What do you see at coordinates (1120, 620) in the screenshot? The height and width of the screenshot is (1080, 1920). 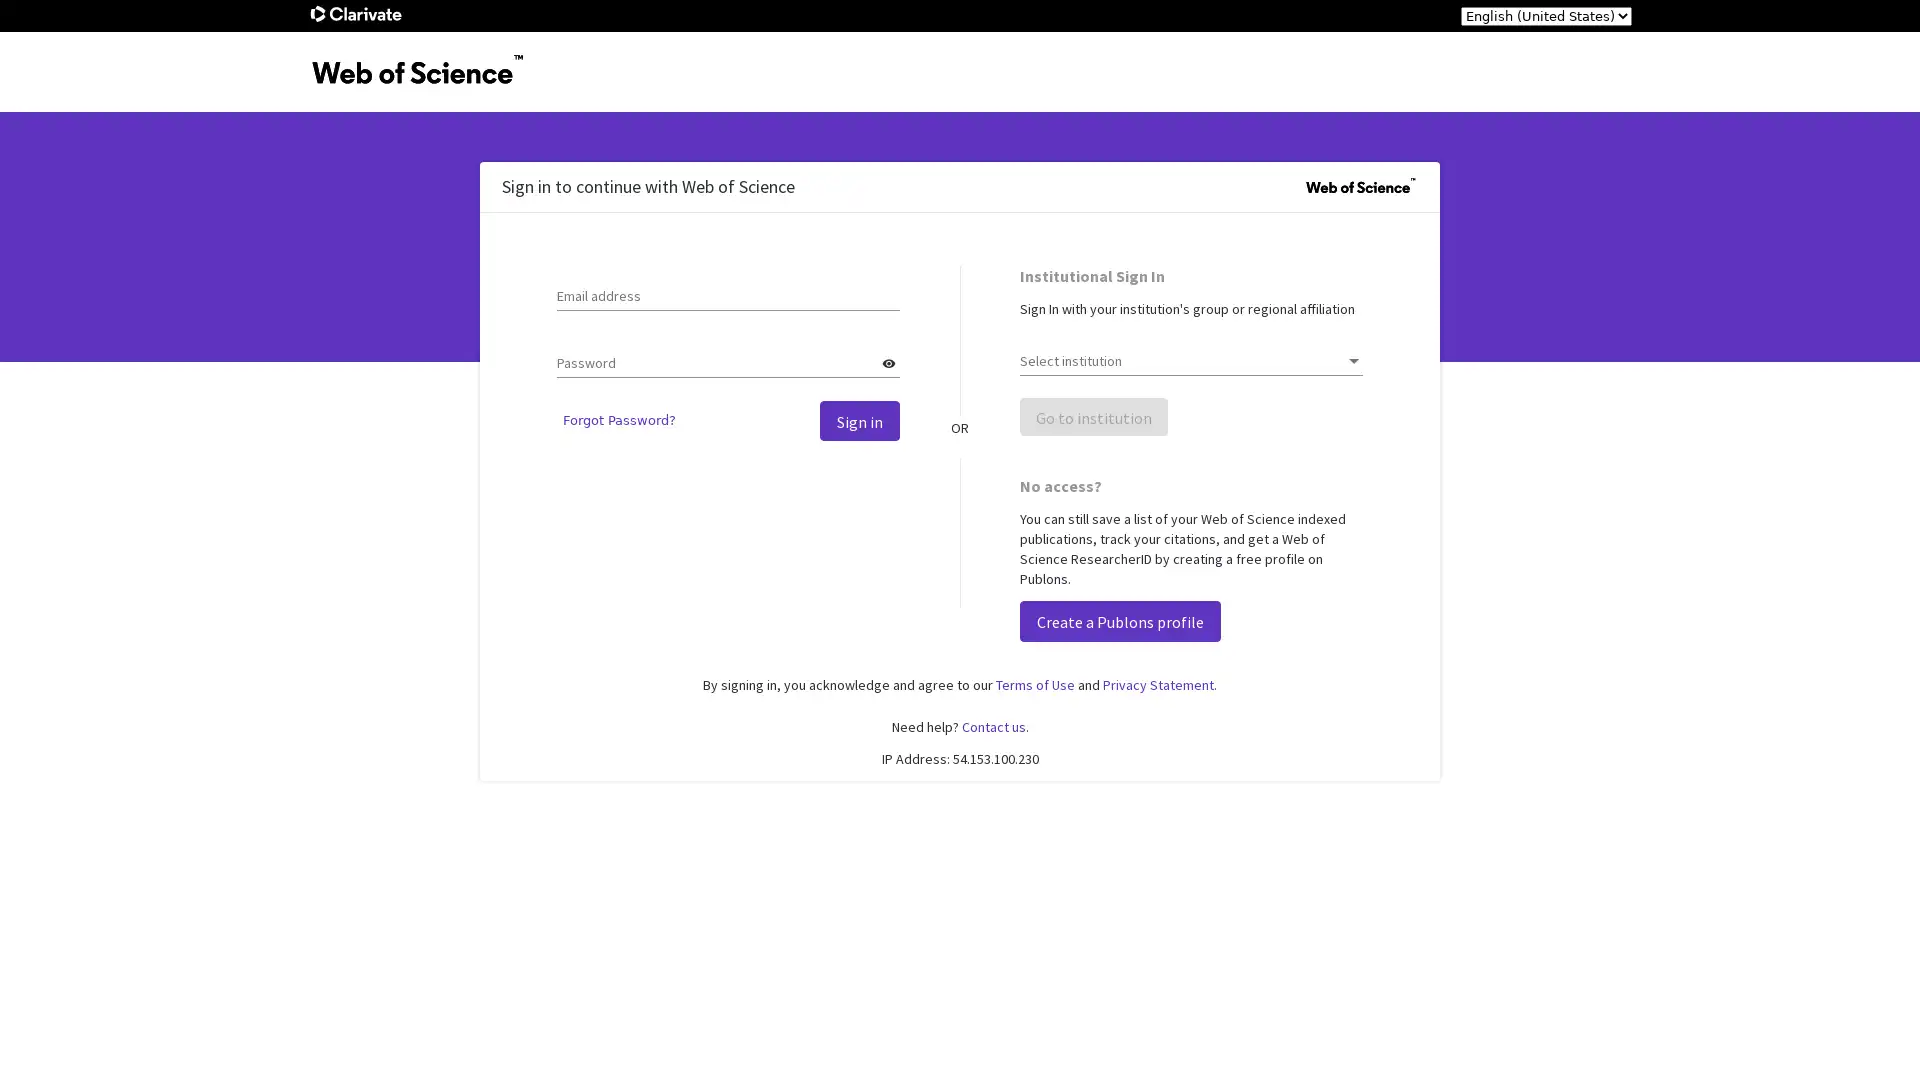 I see `Create a Publons profile` at bounding box center [1120, 620].